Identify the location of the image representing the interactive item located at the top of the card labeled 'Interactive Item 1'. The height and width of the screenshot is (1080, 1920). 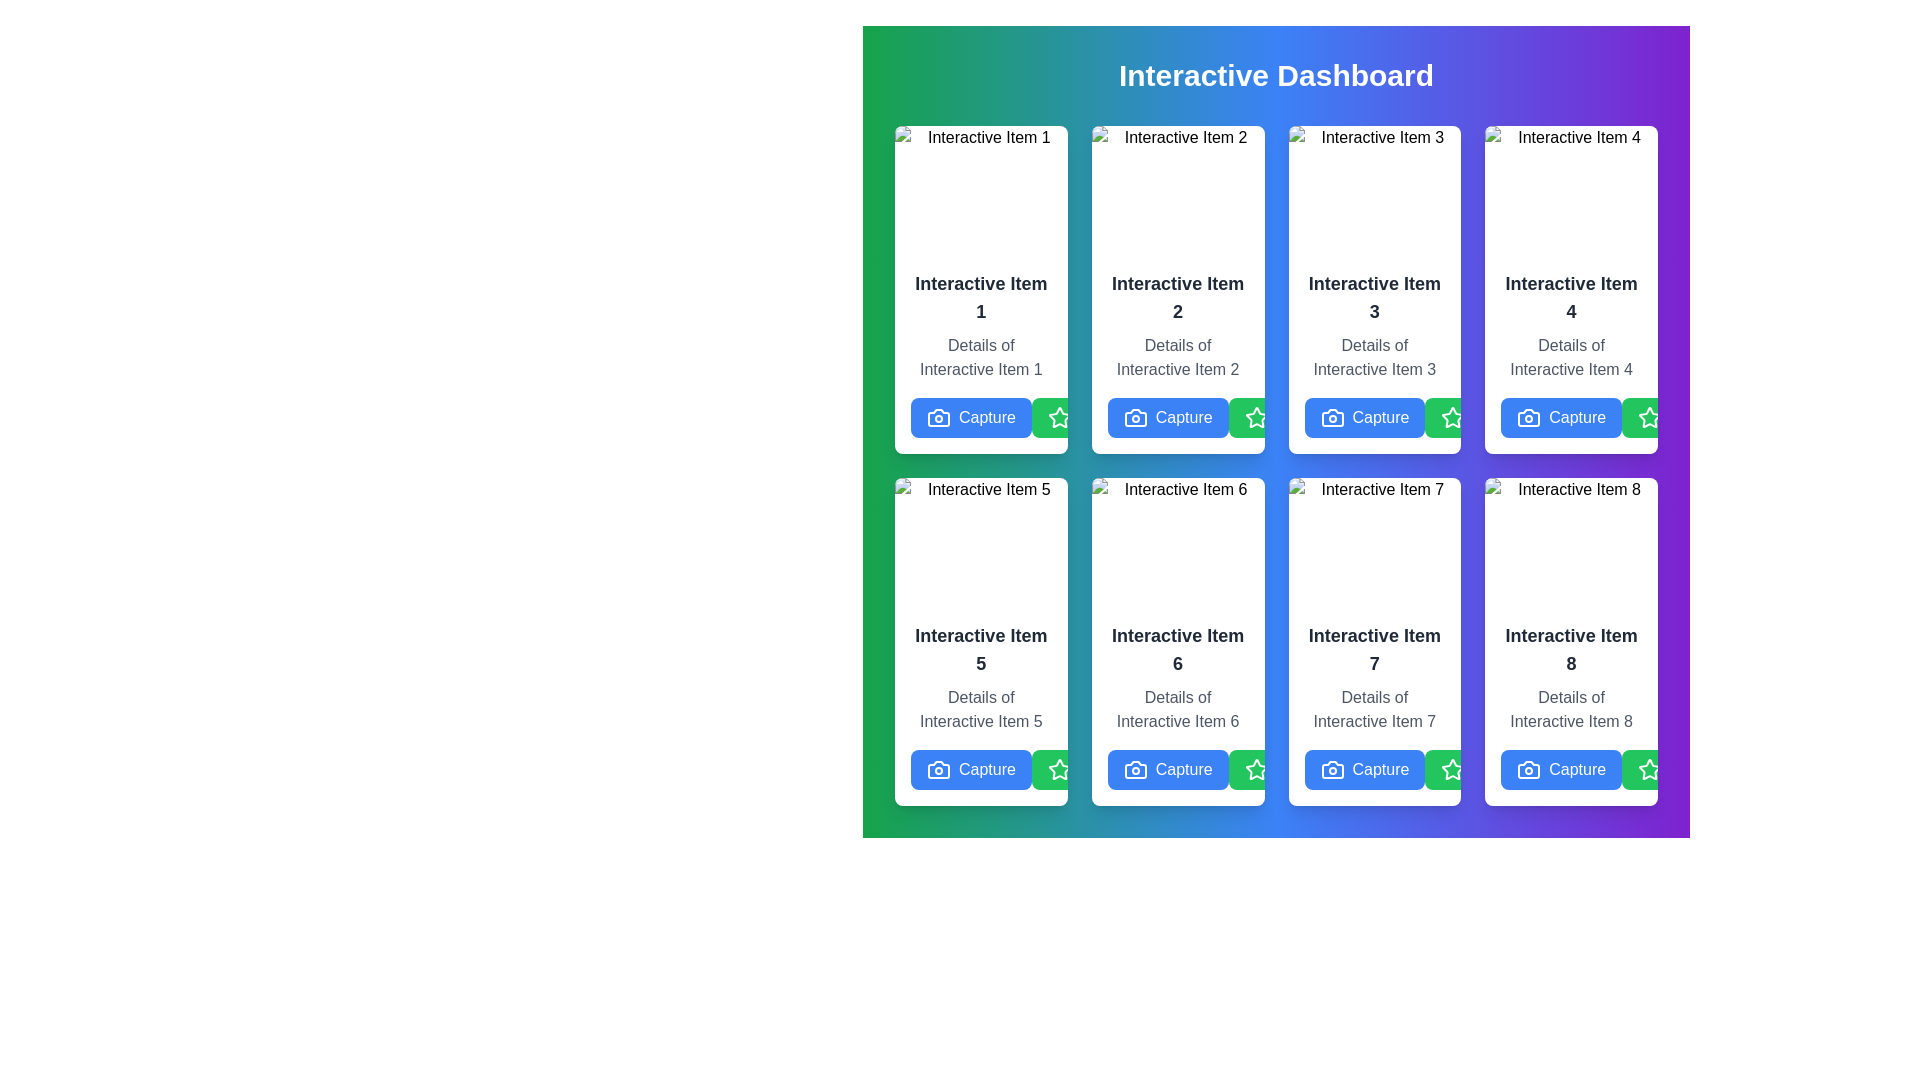
(981, 189).